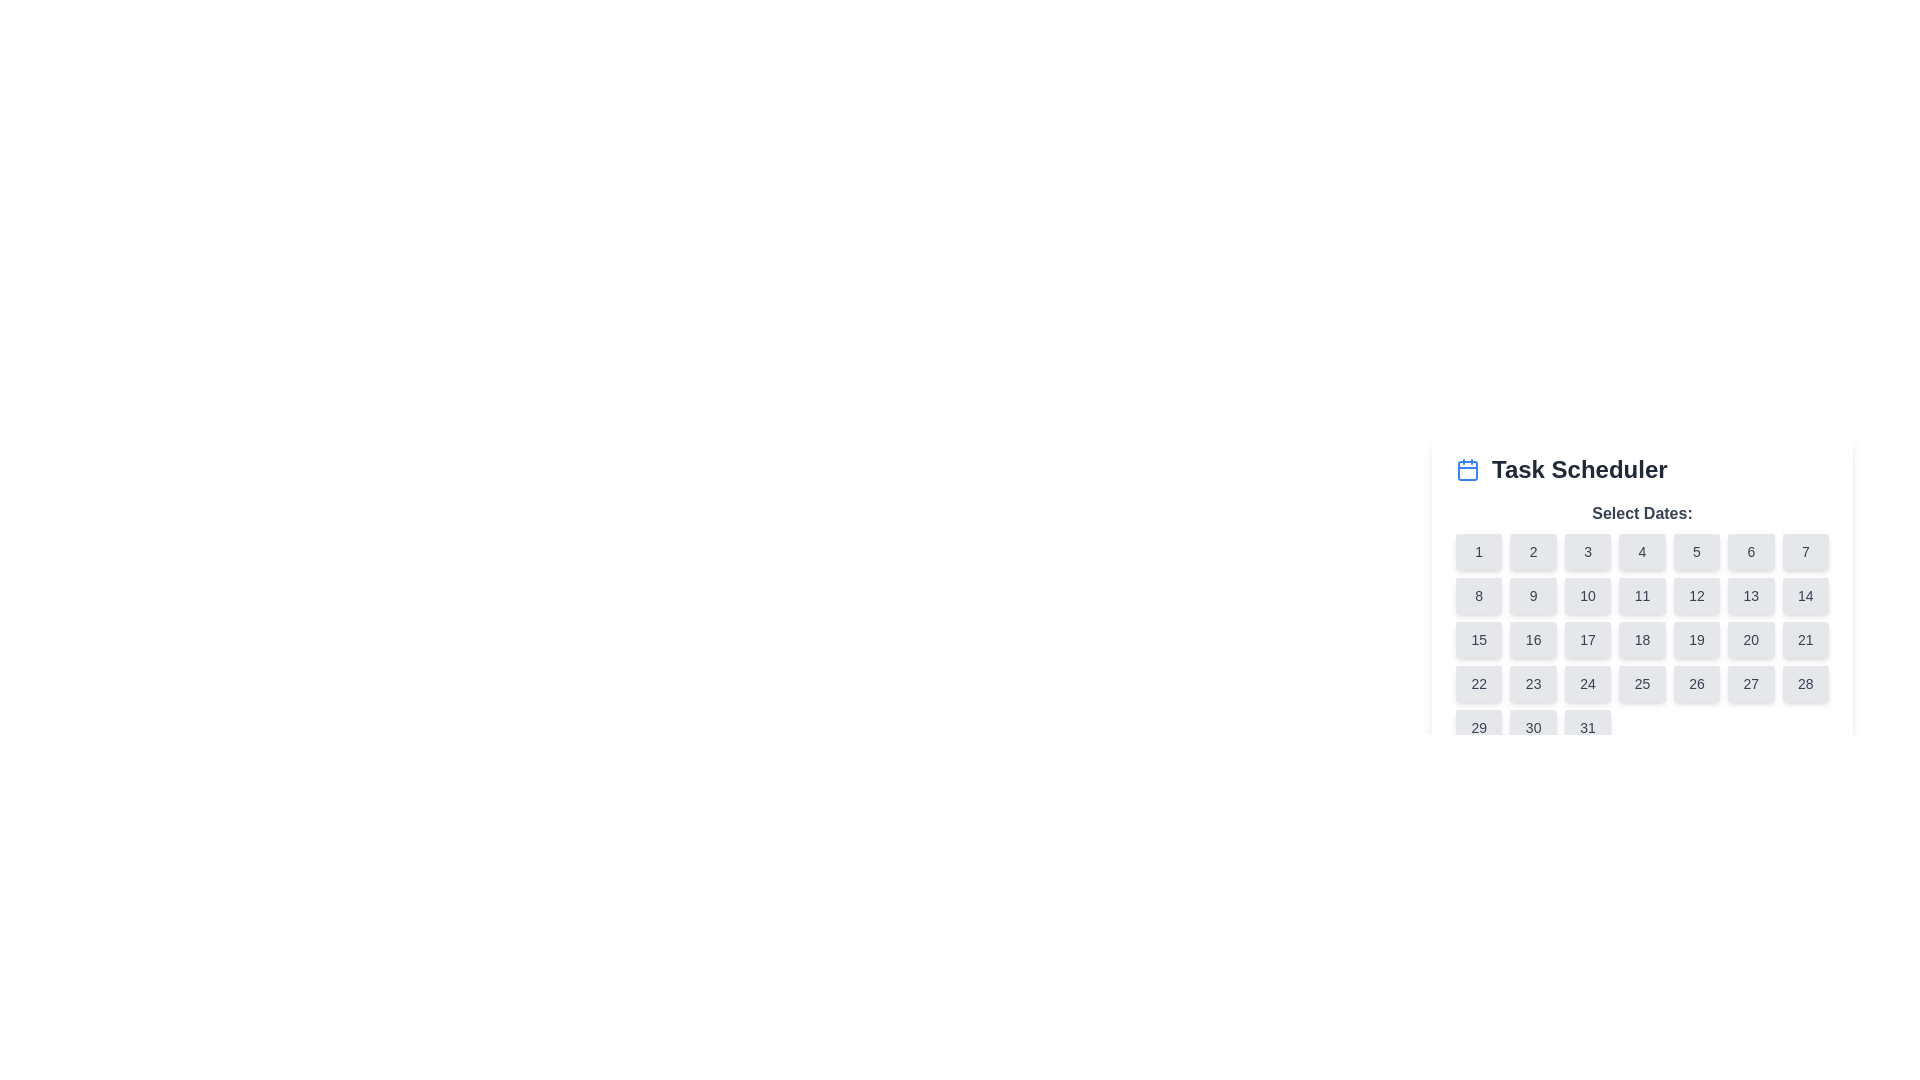  What do you see at coordinates (1532, 640) in the screenshot?
I see `the button representing the date '16' in the calendar interface` at bounding box center [1532, 640].